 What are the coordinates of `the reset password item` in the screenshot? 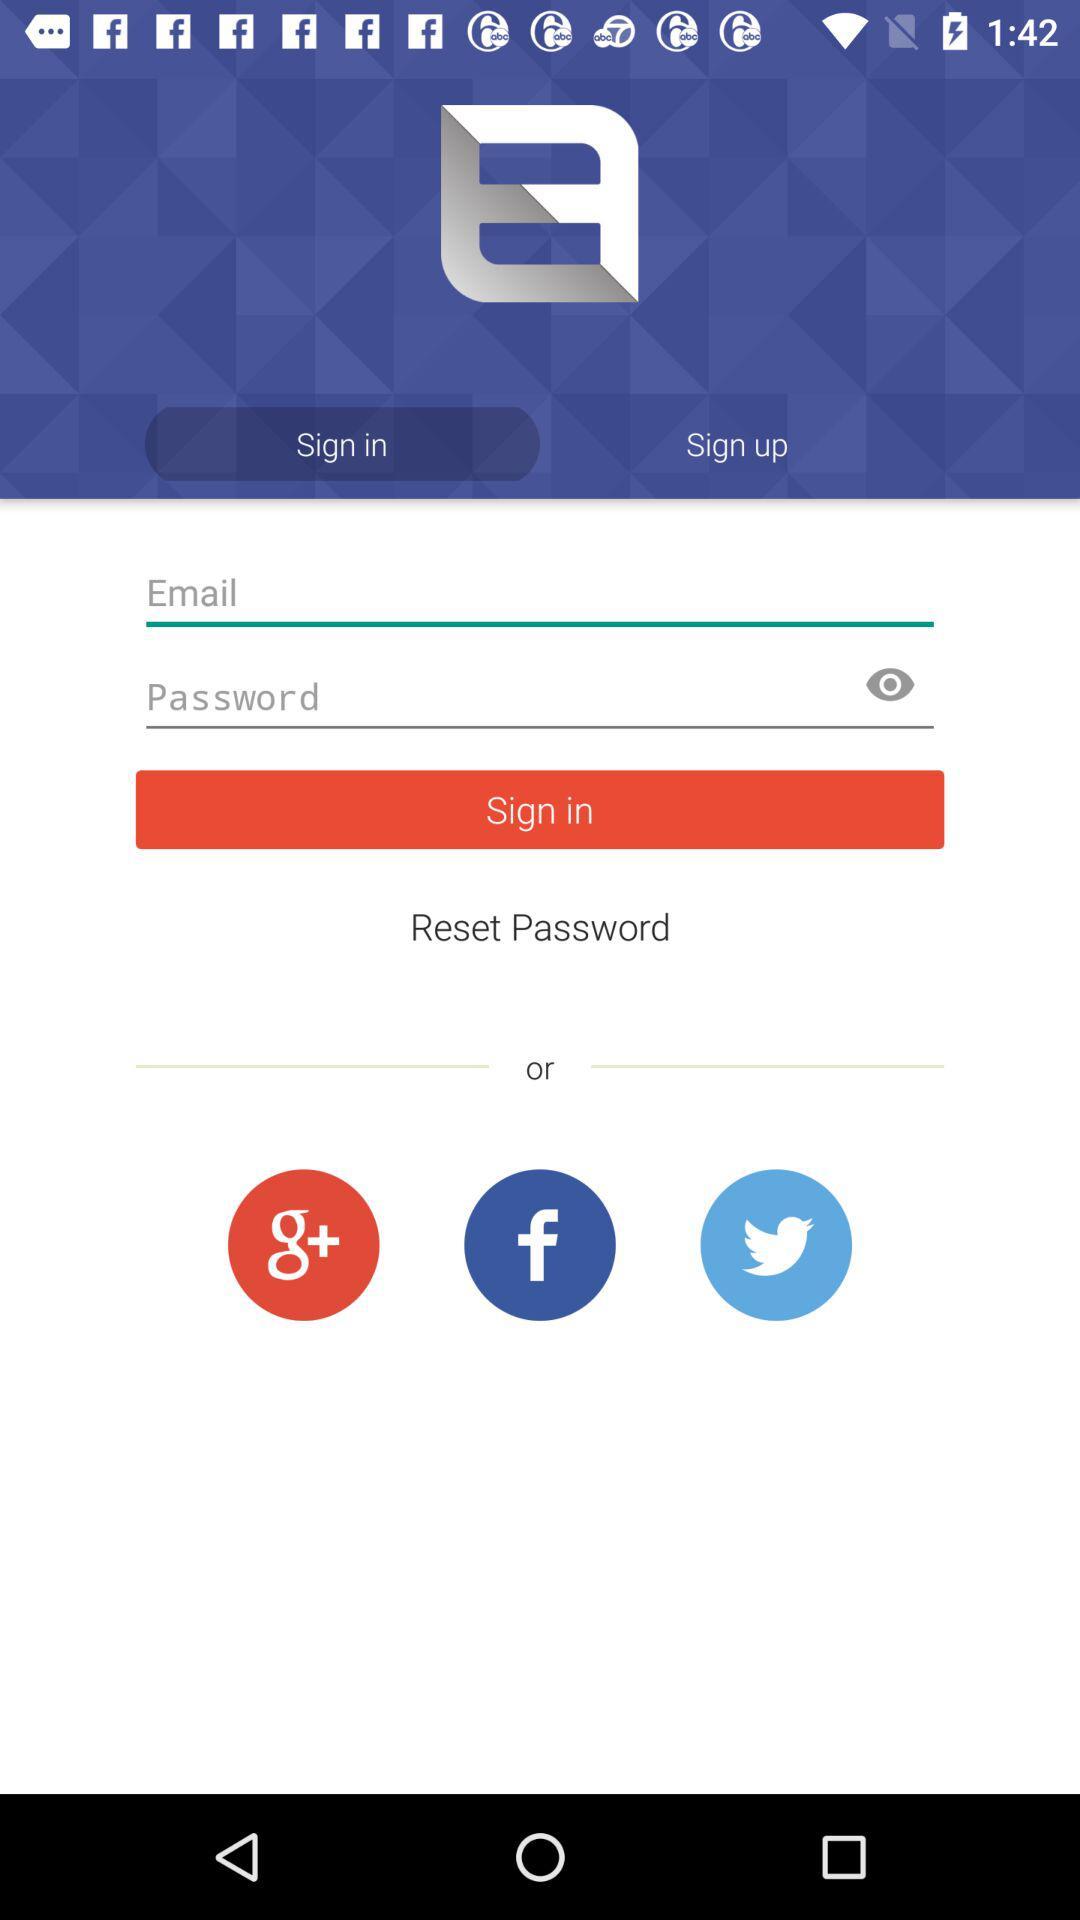 It's located at (540, 925).